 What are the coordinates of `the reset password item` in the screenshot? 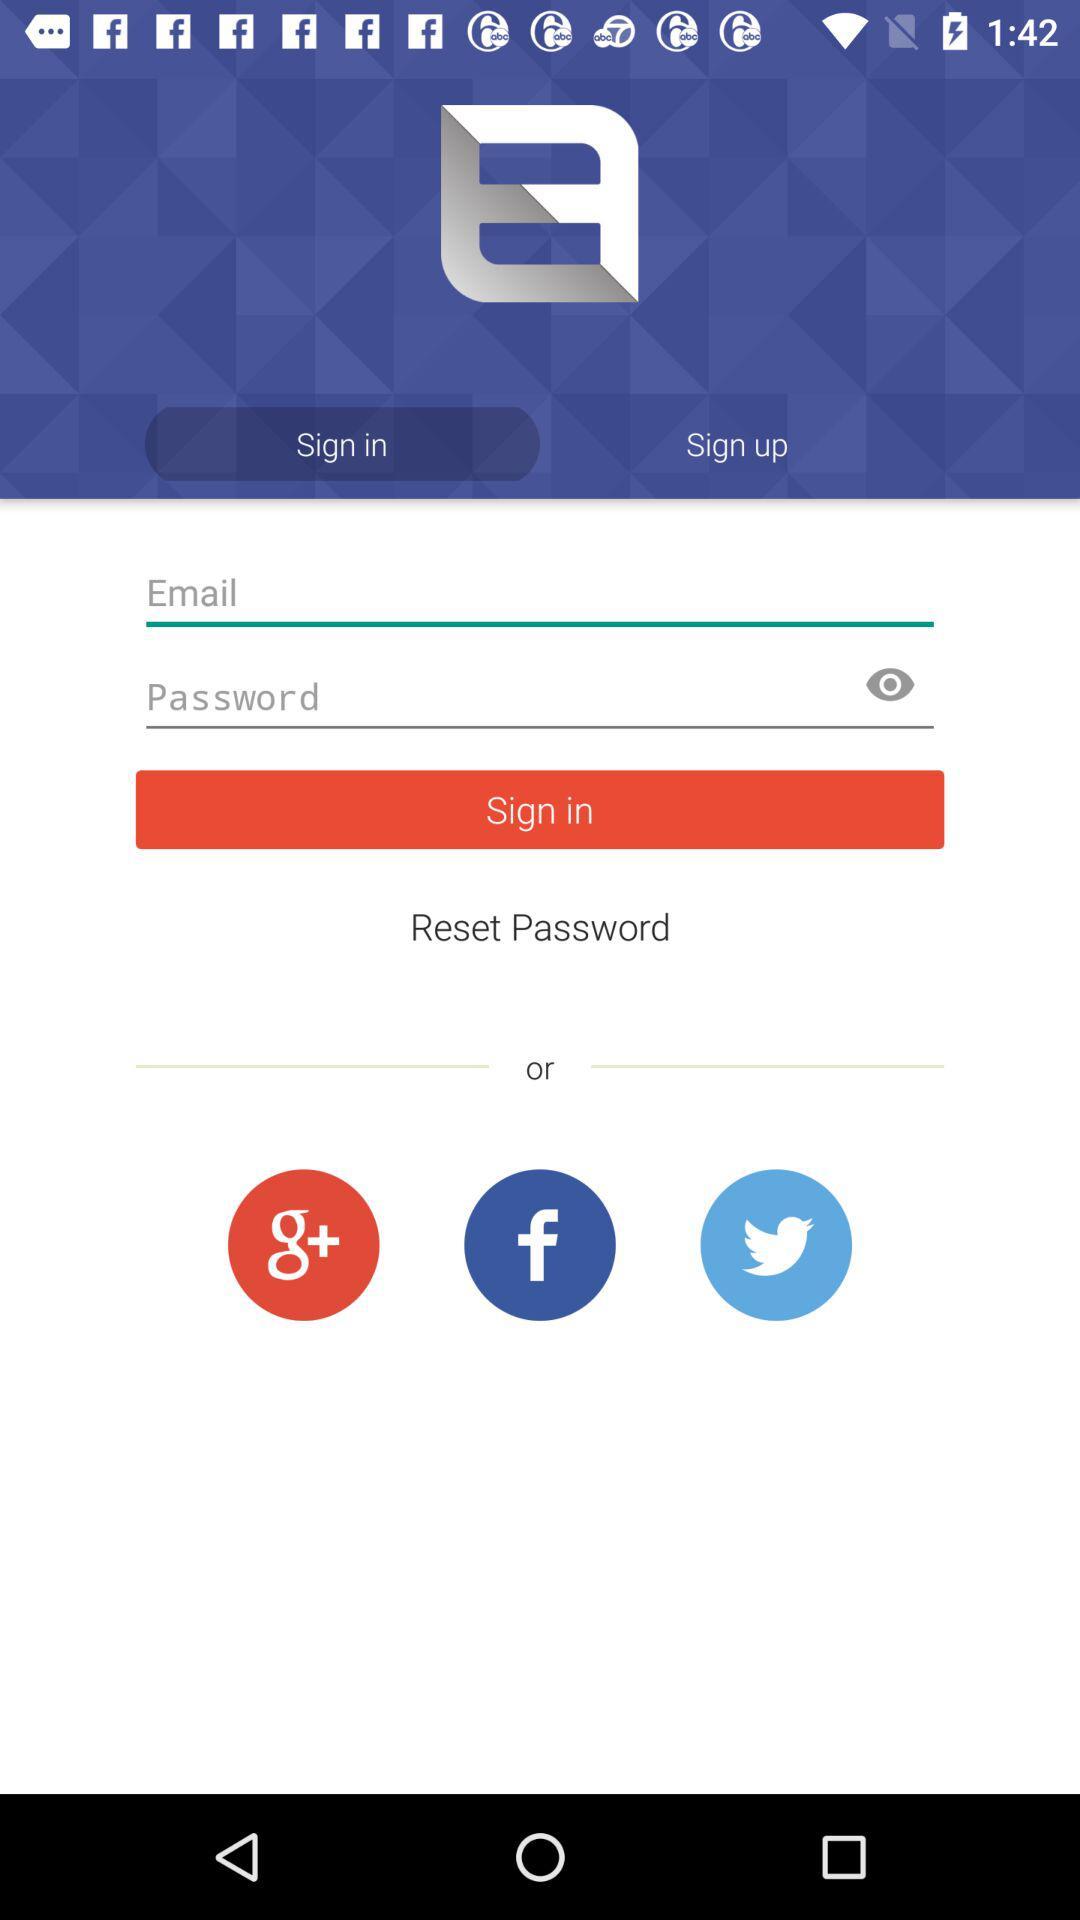 It's located at (540, 925).